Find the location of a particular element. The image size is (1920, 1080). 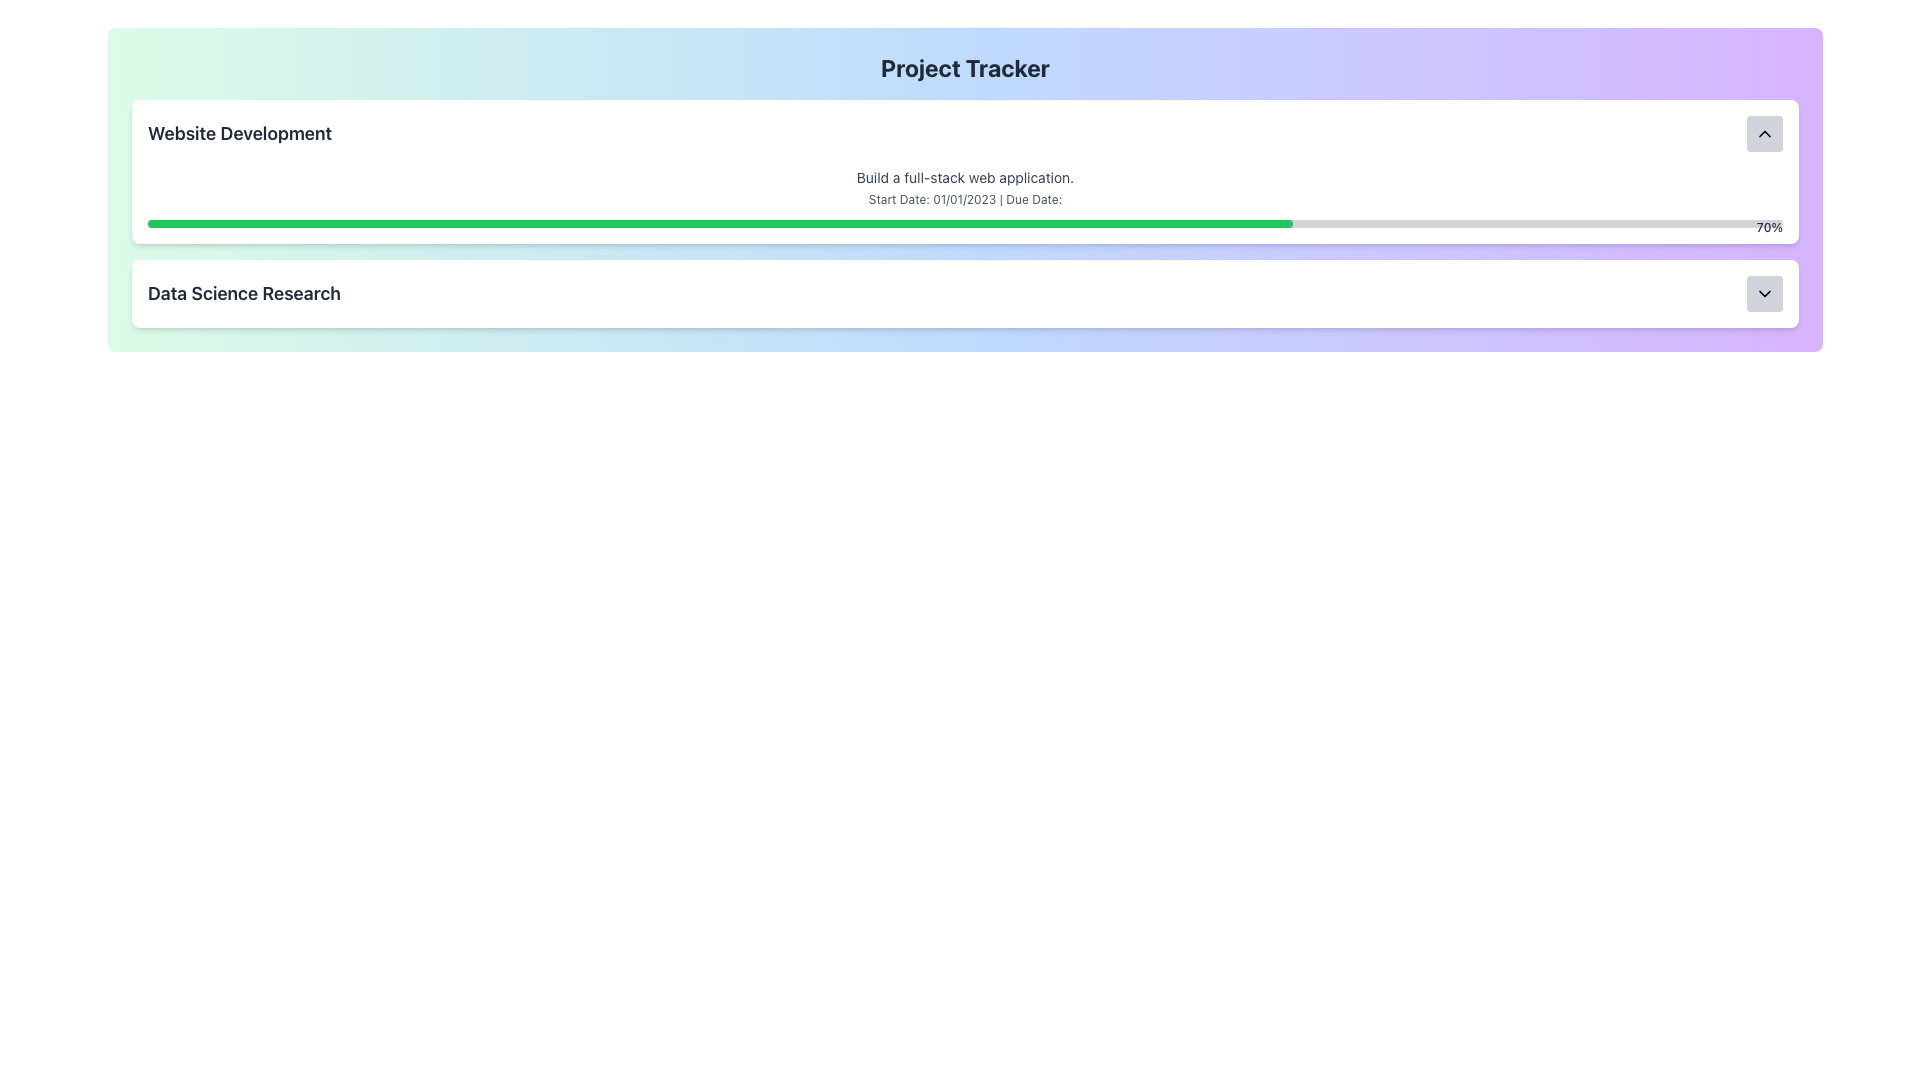

the text label displaying 'Build a full-stack web application.' which is styled in gray and positioned above the line 'Start Date: 01/01/2023 | Due Date:' is located at coordinates (965, 176).